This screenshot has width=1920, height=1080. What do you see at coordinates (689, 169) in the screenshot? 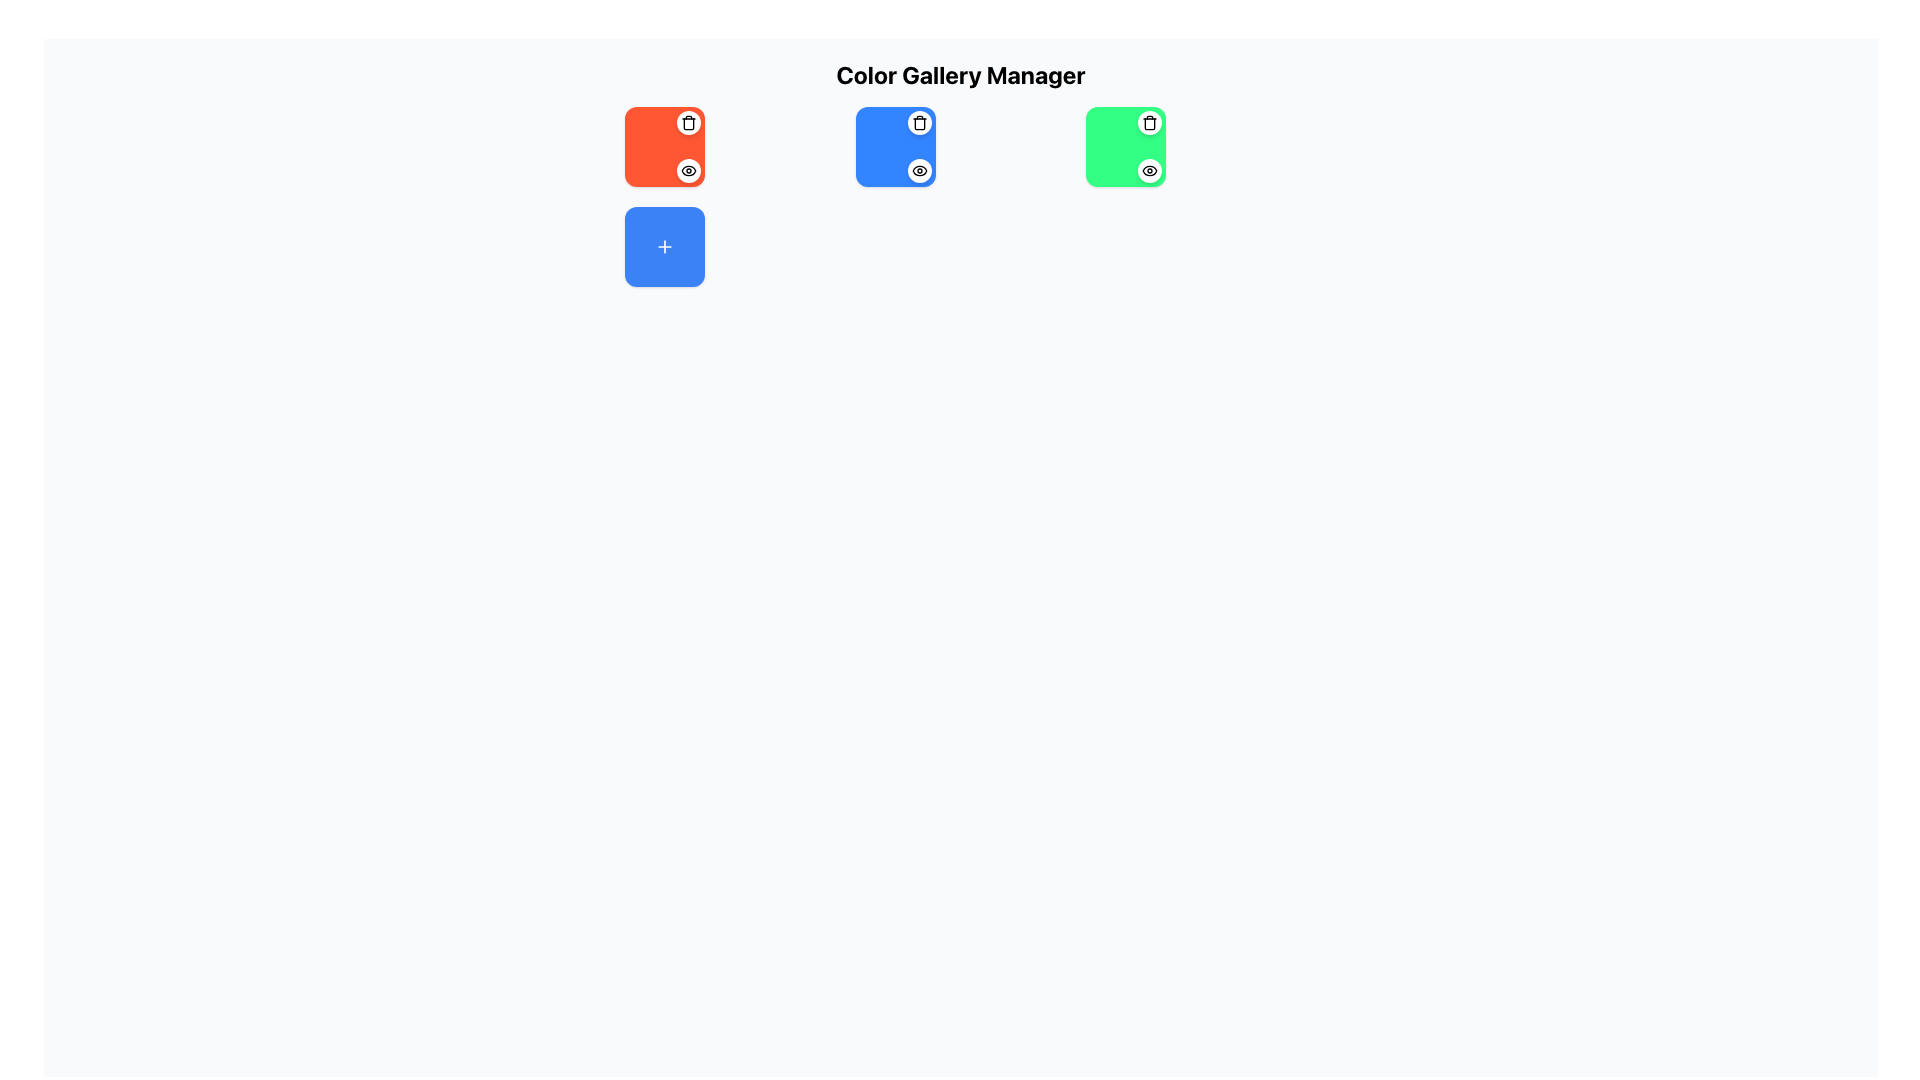
I see `the view button located in the bottom-right corner of a red square block at the top-left section of the interface` at bounding box center [689, 169].